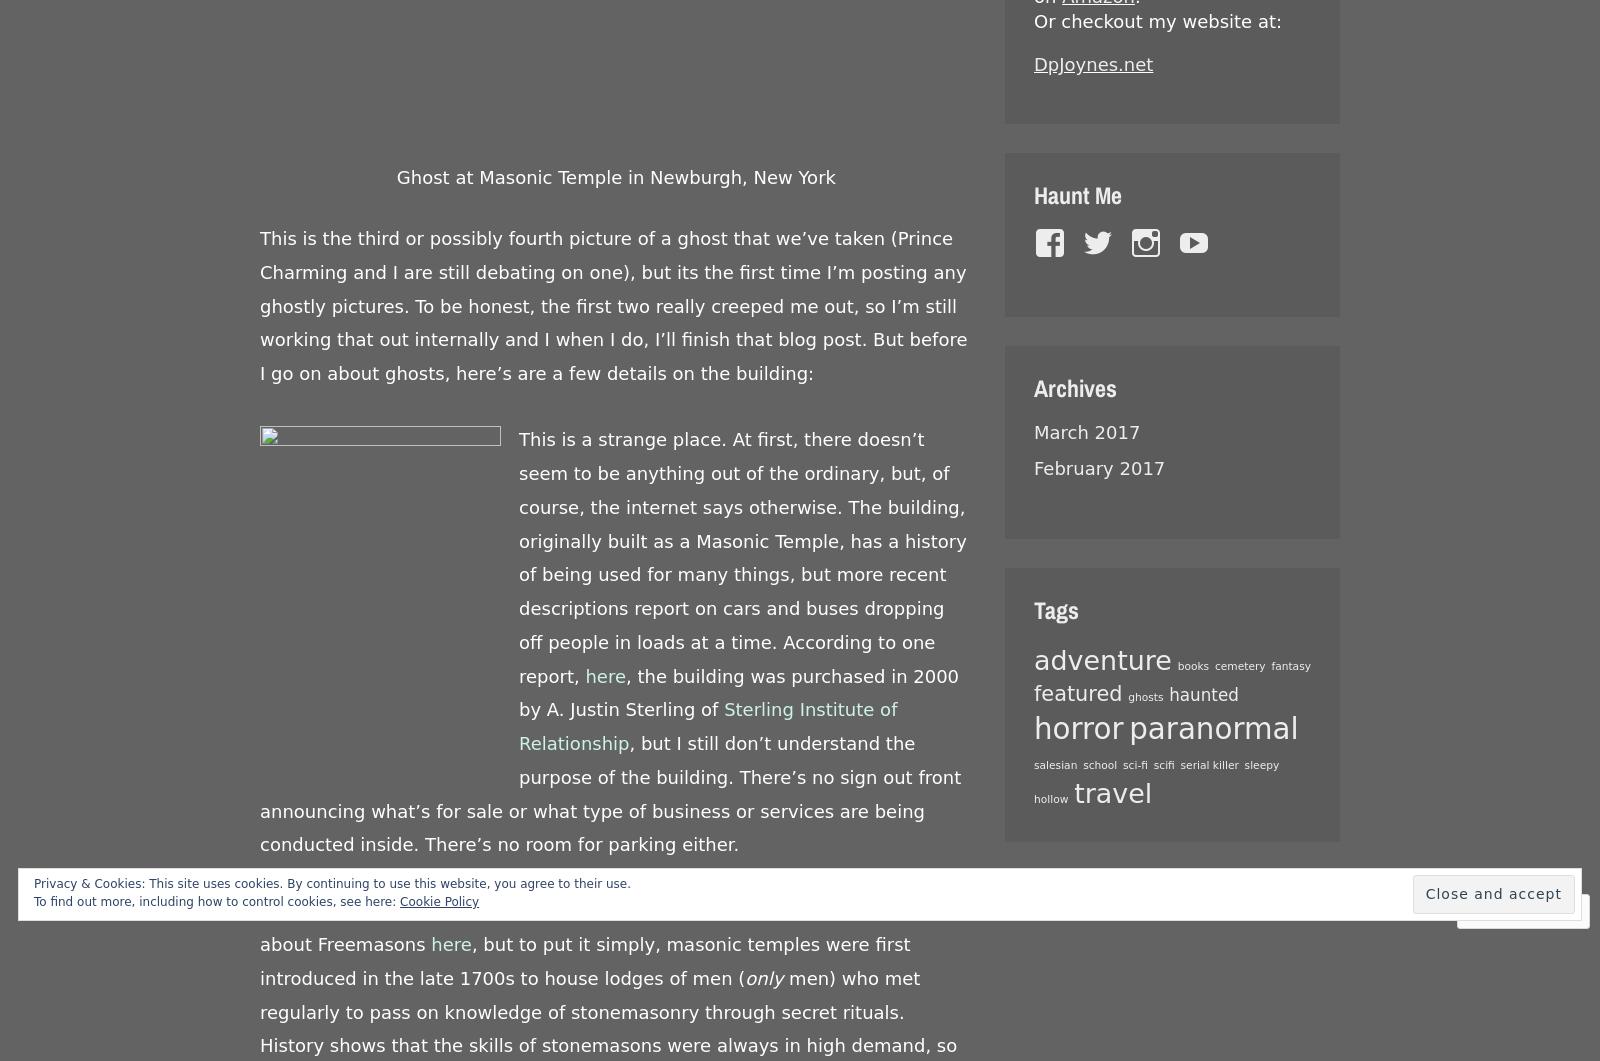  I want to click on 'school', so click(1083, 765).